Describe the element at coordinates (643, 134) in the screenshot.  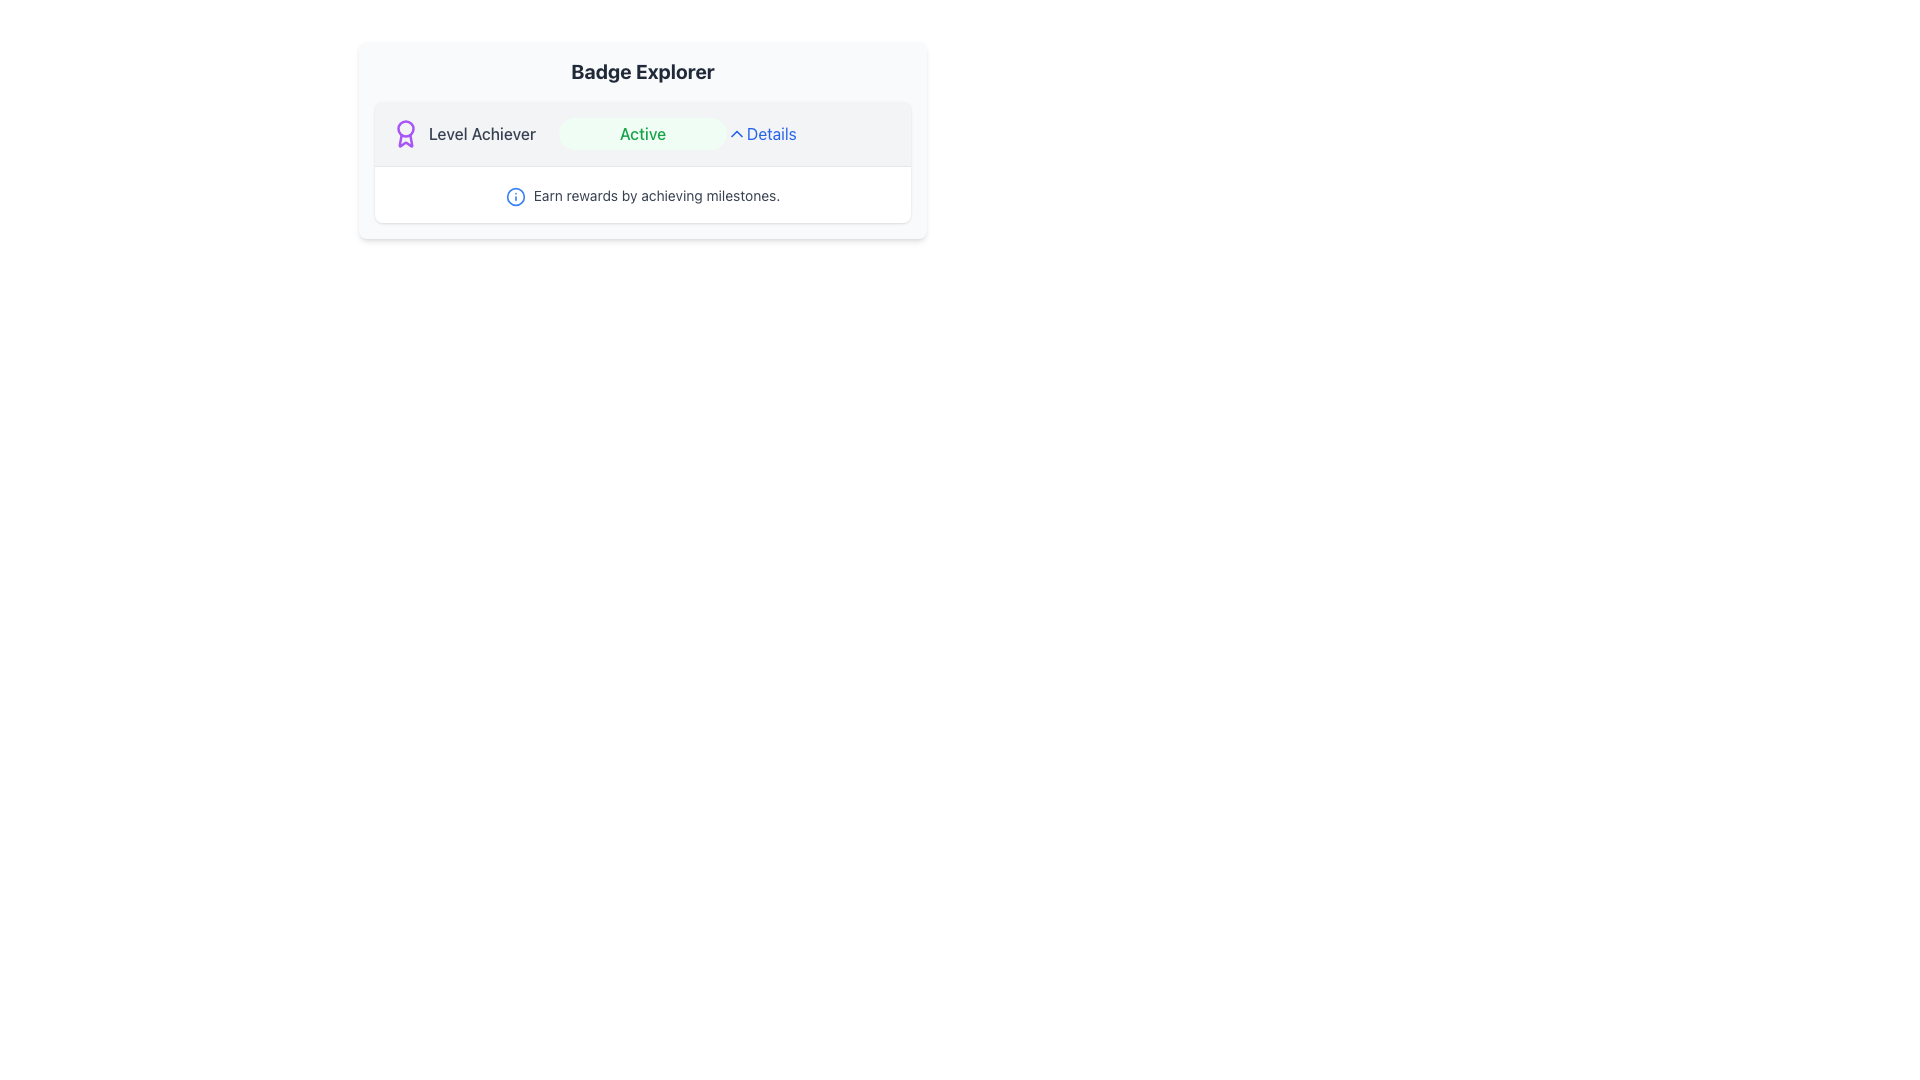
I see `the Status Label element reading 'Active', which is styled with green text and a light green rounded background, located in the center of the row between 'Level Achiever' and 'Details'` at that location.